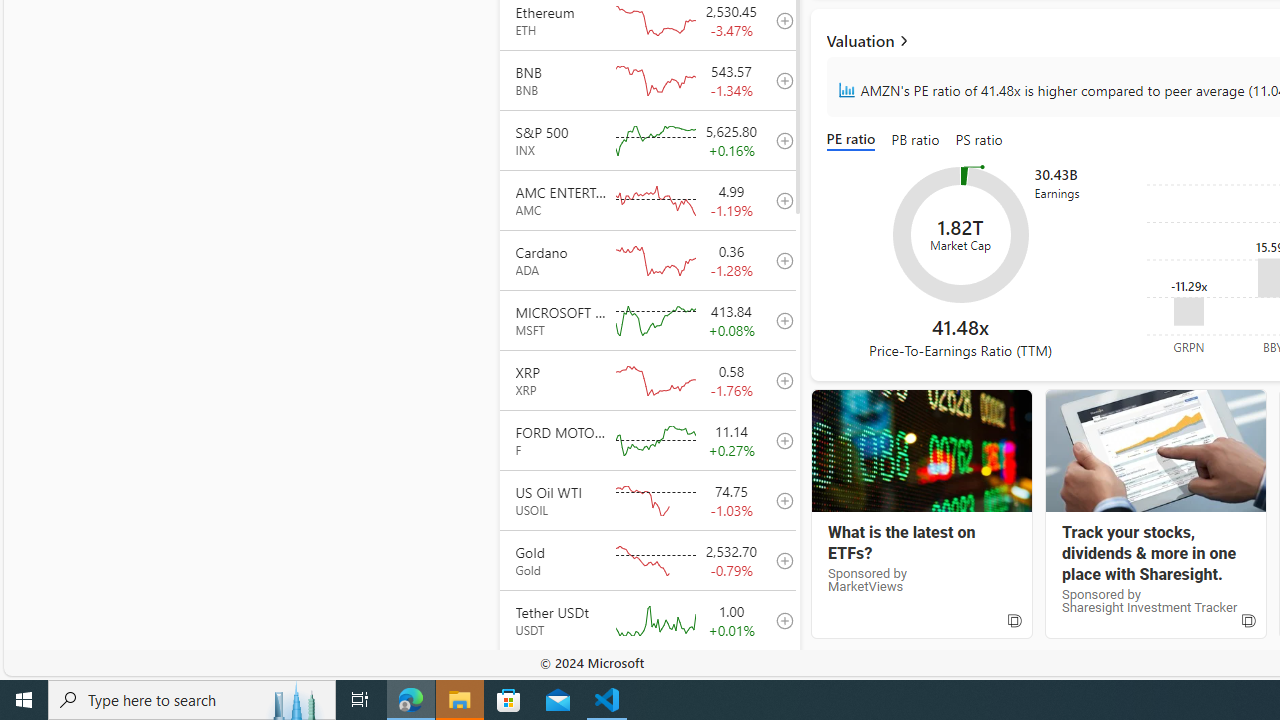 Image resolution: width=1280 pixels, height=720 pixels. Describe the element at coordinates (778, 679) in the screenshot. I see `'add to your watchlist'` at that location.